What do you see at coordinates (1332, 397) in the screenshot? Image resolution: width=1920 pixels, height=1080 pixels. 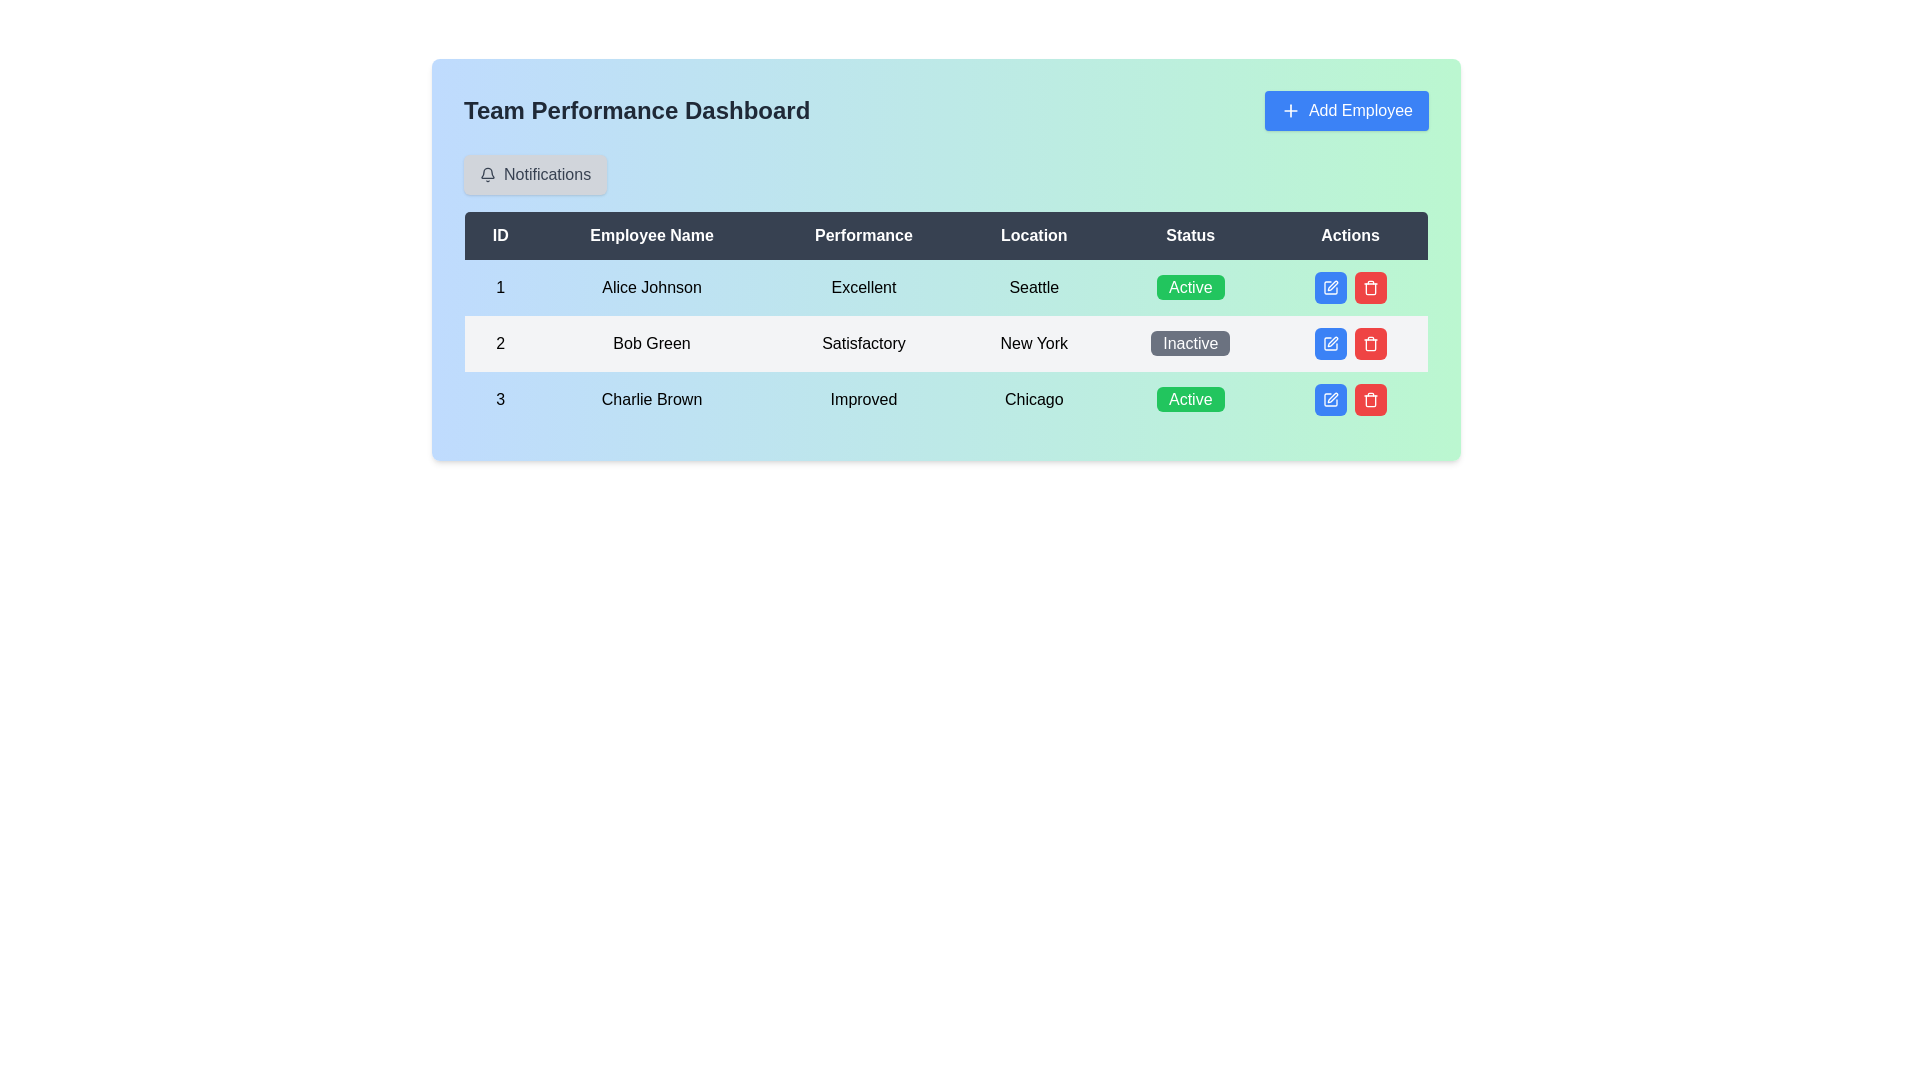 I see `the pen icon button located in the 'Actions' column of the second row in the data table` at bounding box center [1332, 397].